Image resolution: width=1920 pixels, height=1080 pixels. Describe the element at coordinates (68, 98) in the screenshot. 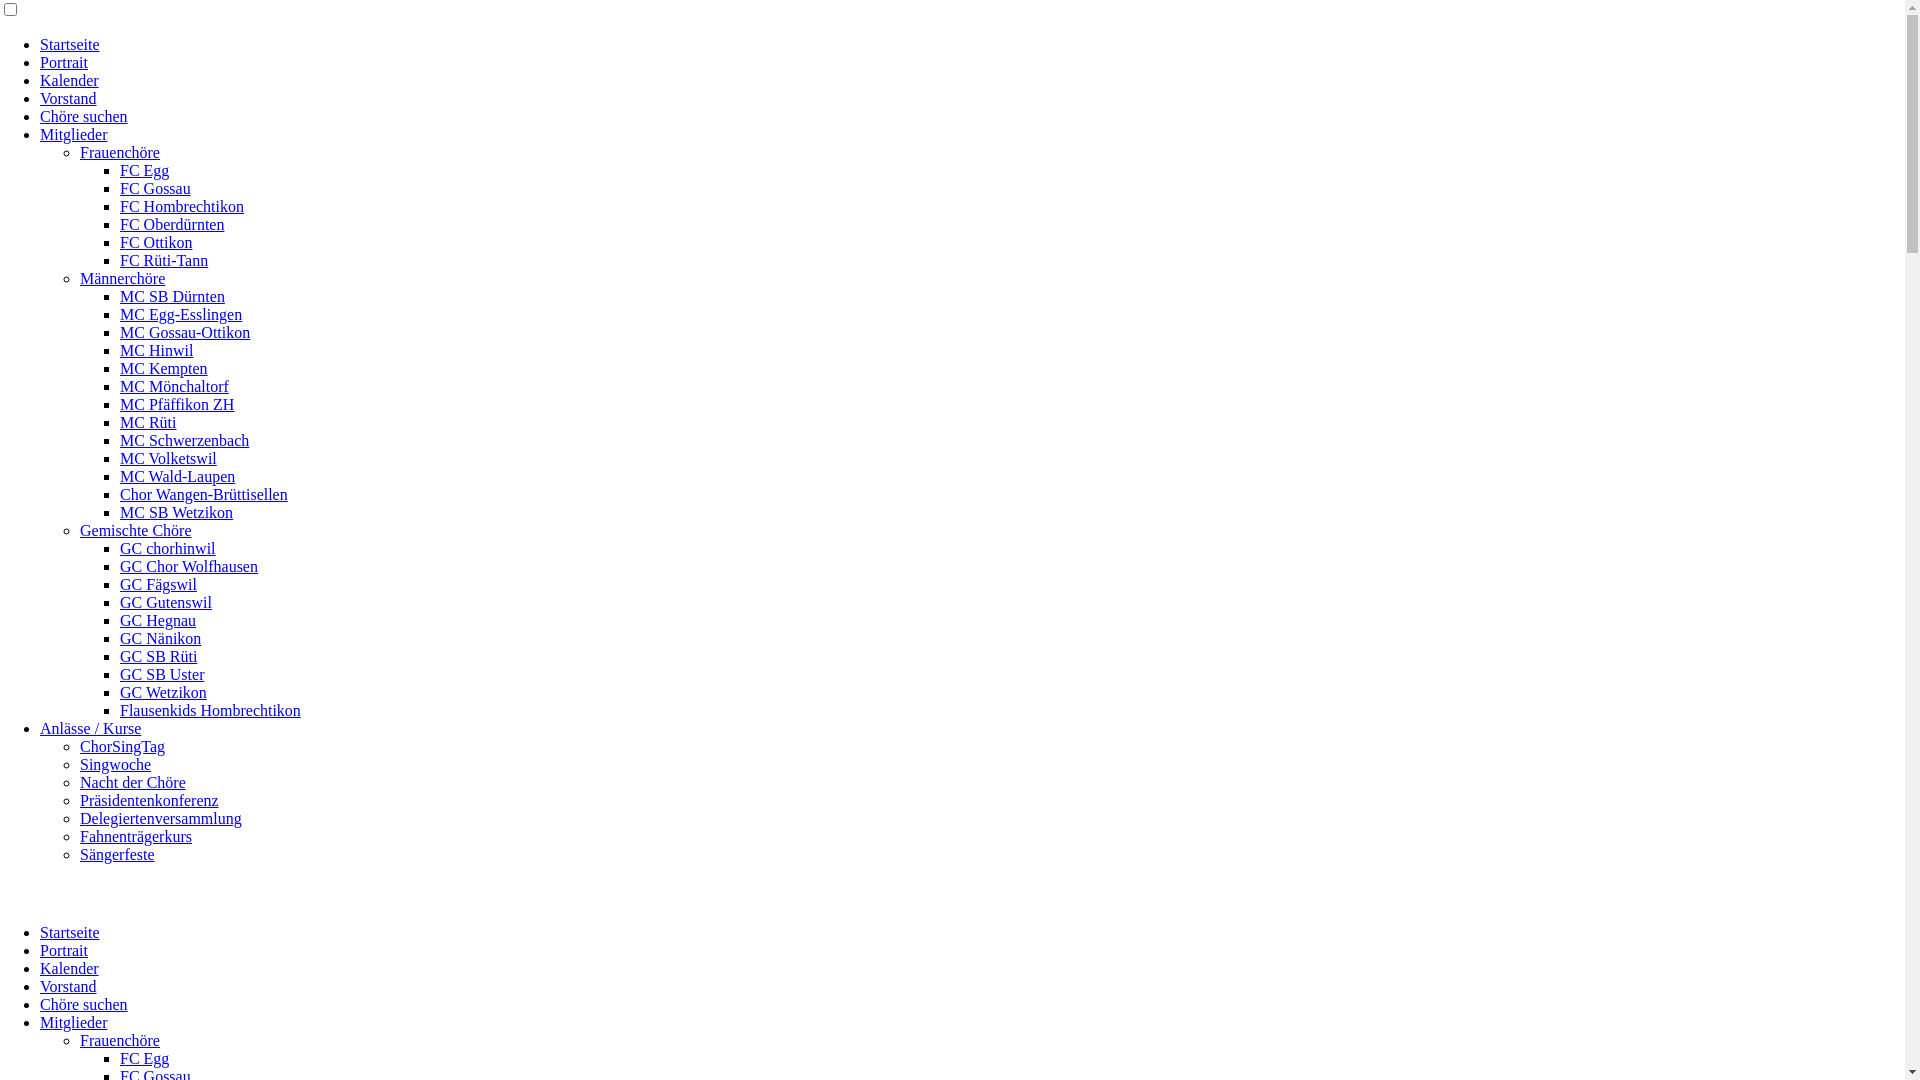

I see `'Vorstand'` at that location.